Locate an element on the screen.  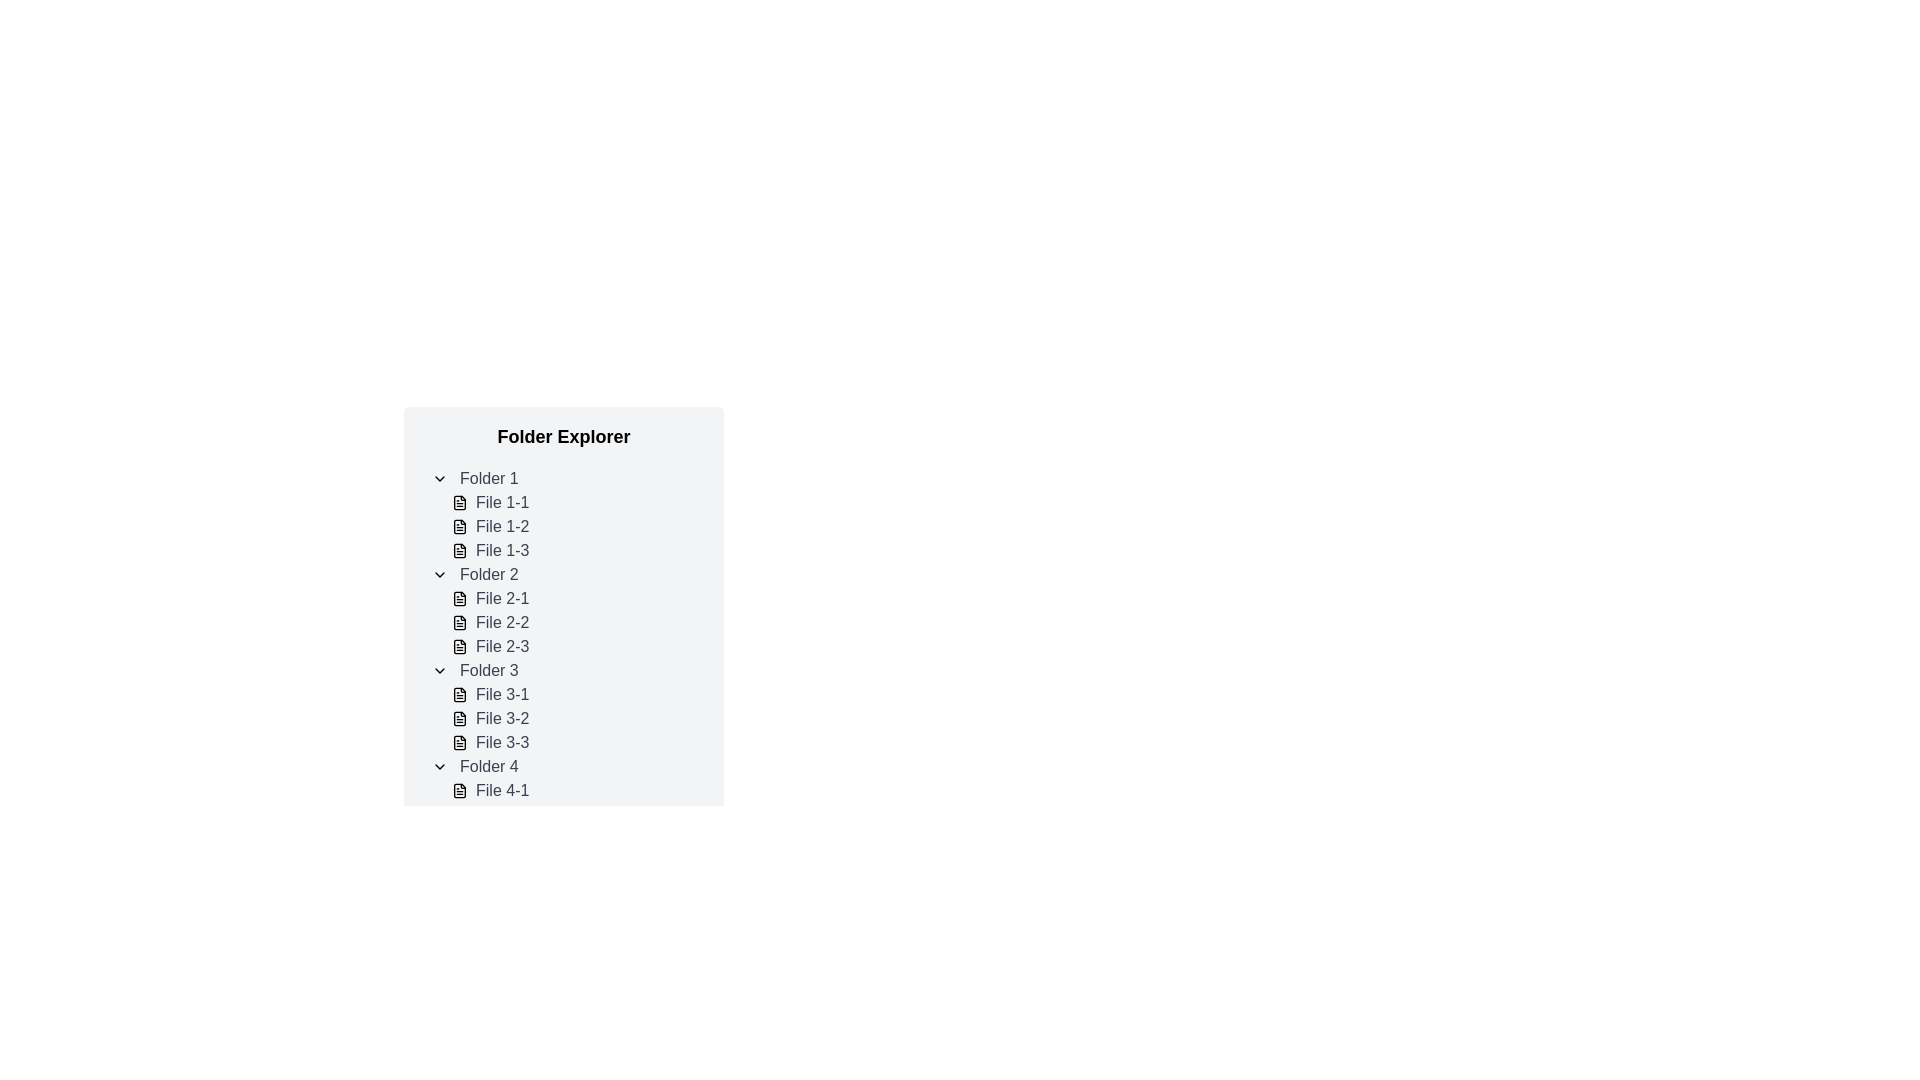
the 'File 2-3' icon in the 'Folder 2' section of the folder explorer interface is located at coordinates (459, 647).